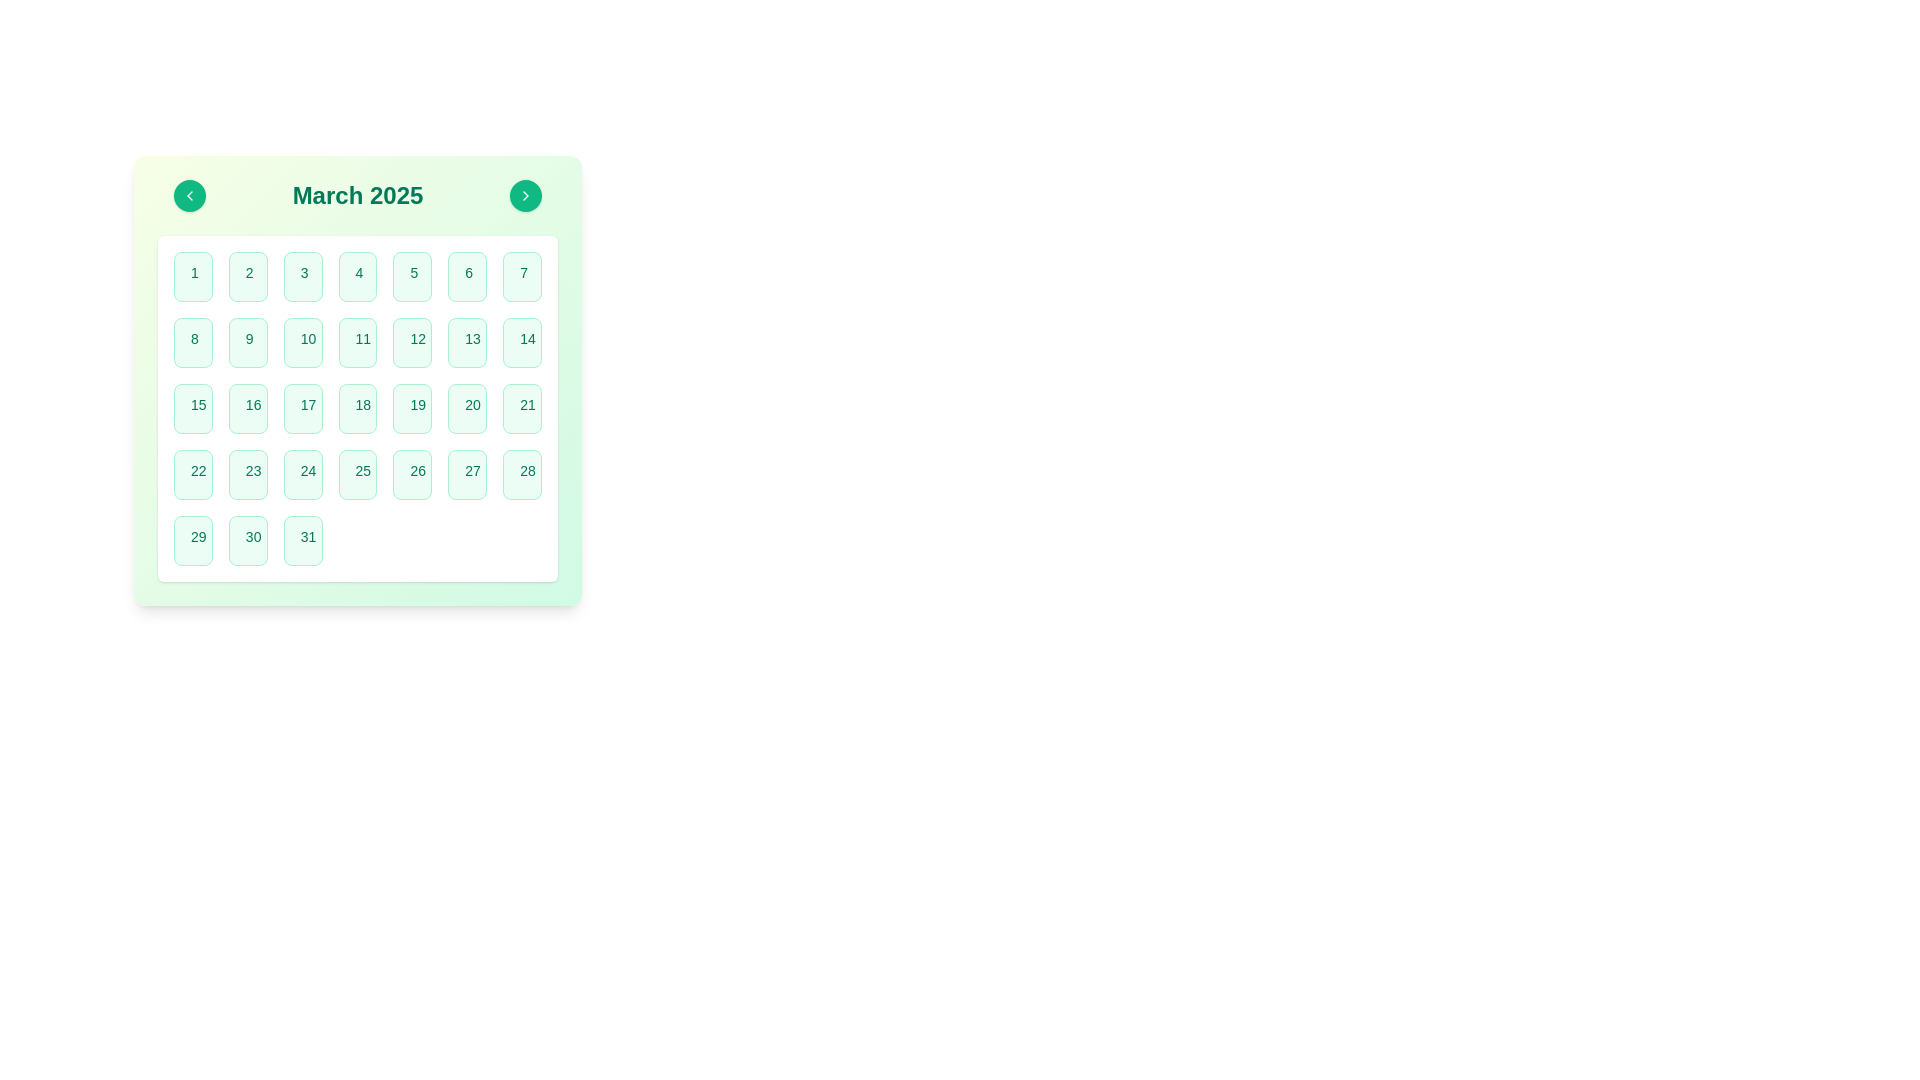 Image resolution: width=1920 pixels, height=1080 pixels. I want to click on the static text label representing the 31st day in the calendar view for March 2025, located in the bottom-right cell of the calendar grid display, so click(307, 535).